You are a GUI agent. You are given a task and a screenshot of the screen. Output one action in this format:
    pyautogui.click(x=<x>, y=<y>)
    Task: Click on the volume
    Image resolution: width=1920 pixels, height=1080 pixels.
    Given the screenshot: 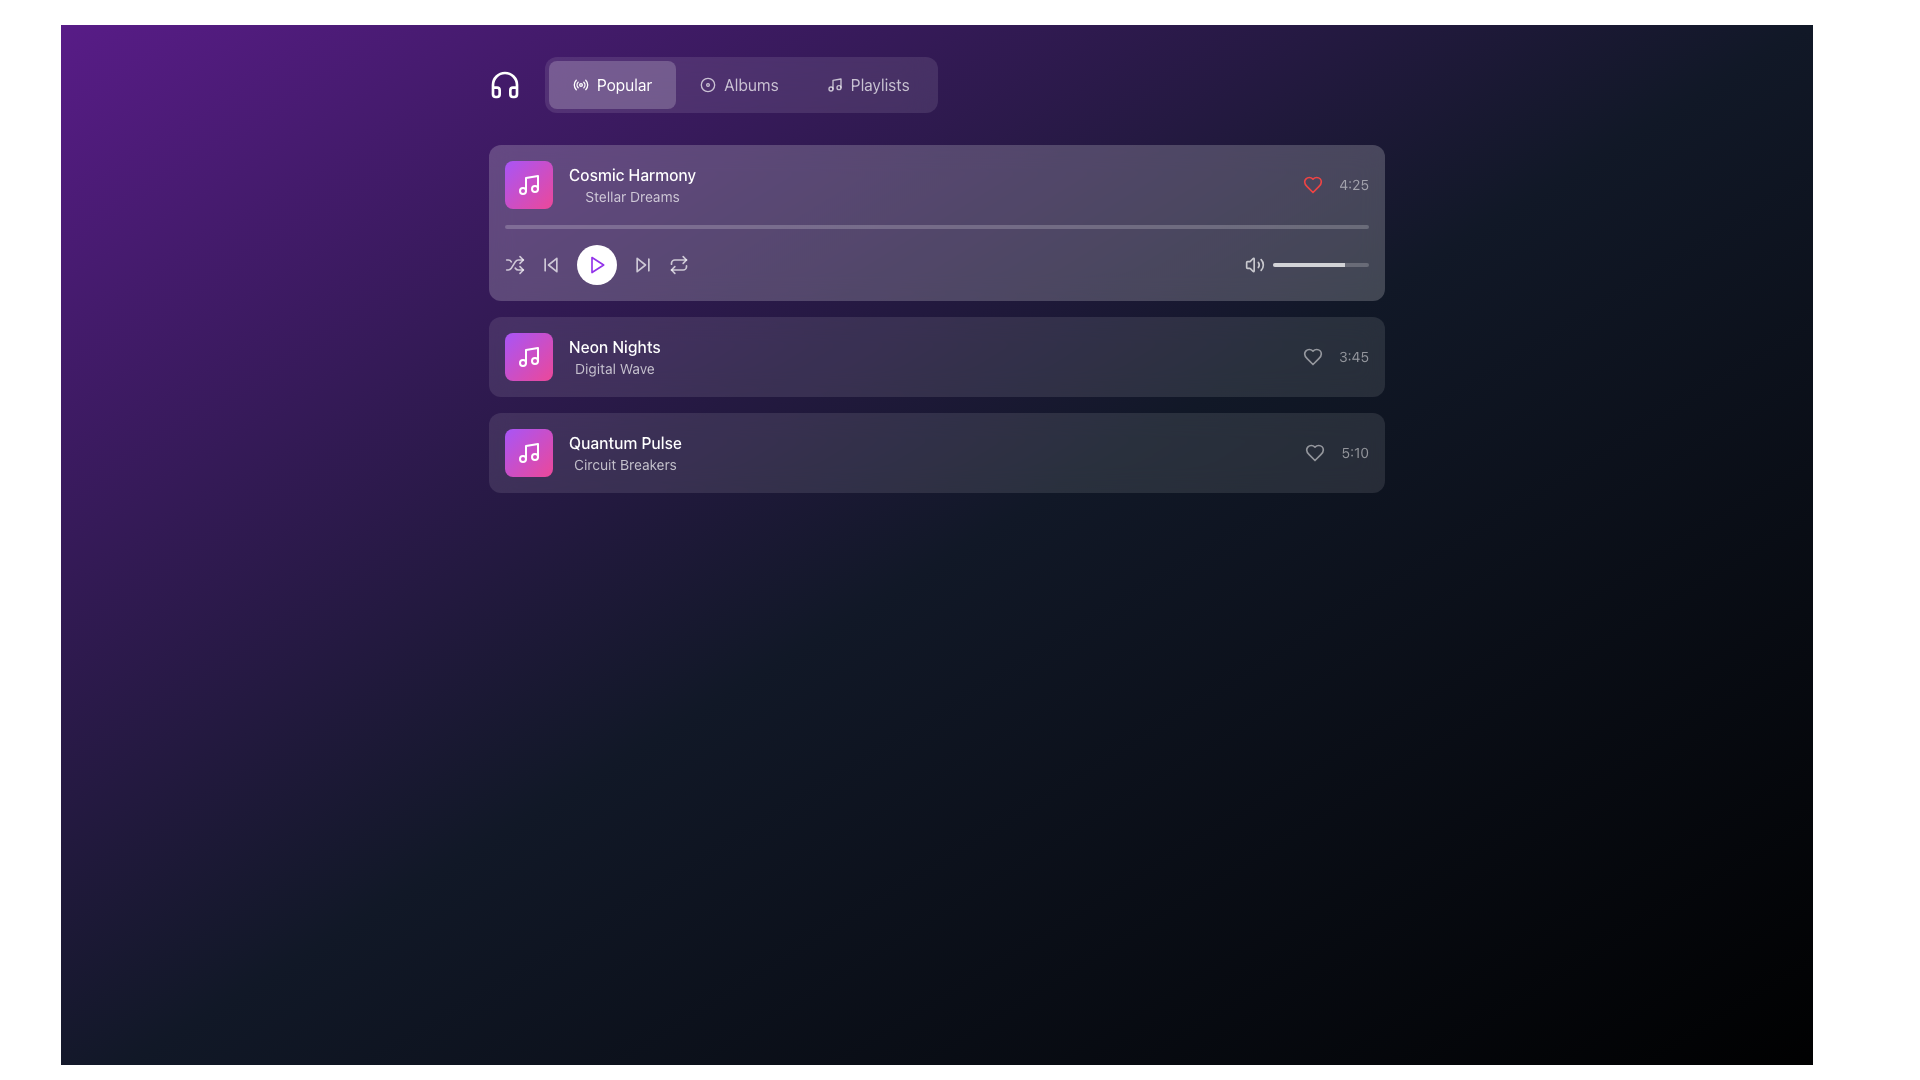 What is the action you would take?
    pyautogui.click(x=1301, y=264)
    